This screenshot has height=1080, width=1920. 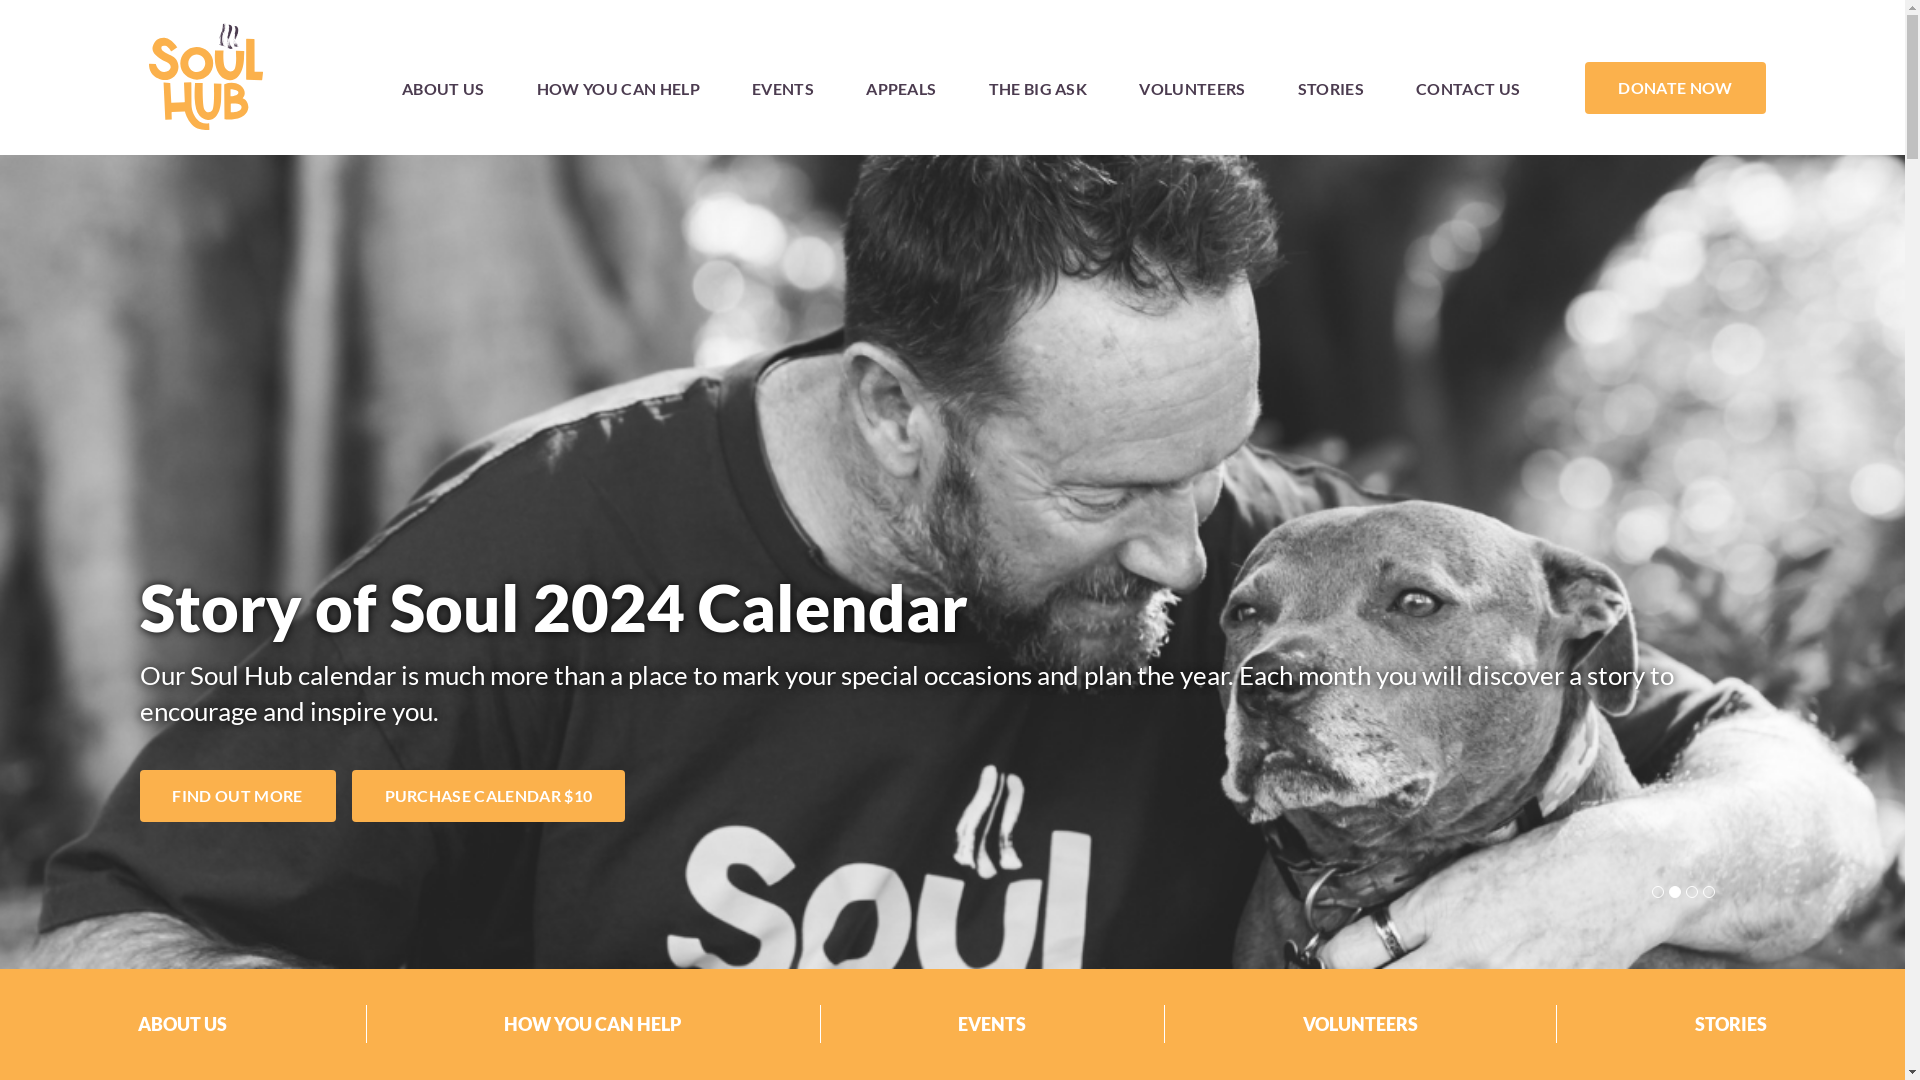 What do you see at coordinates (900, 86) in the screenshot?
I see `'APPEALS'` at bounding box center [900, 86].